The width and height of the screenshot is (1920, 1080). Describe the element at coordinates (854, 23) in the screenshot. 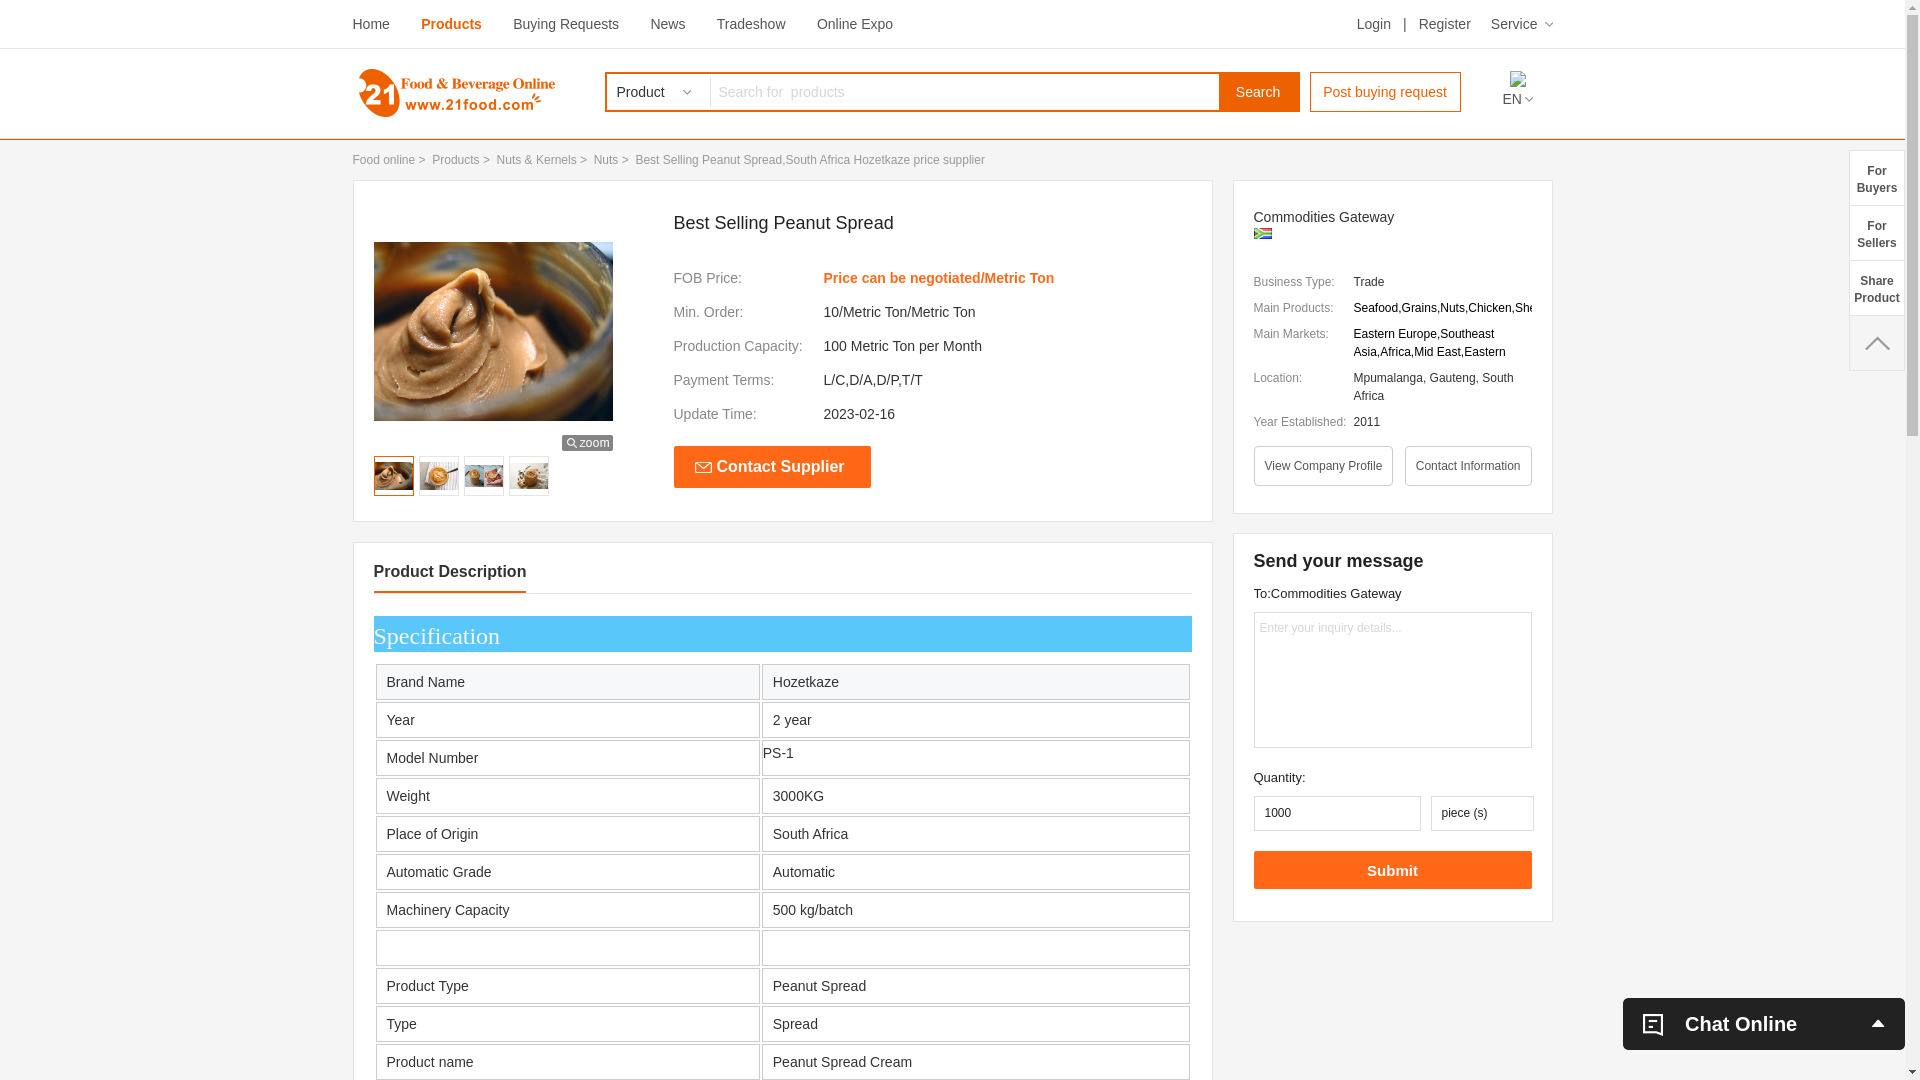

I see `'Online Expo'` at that location.